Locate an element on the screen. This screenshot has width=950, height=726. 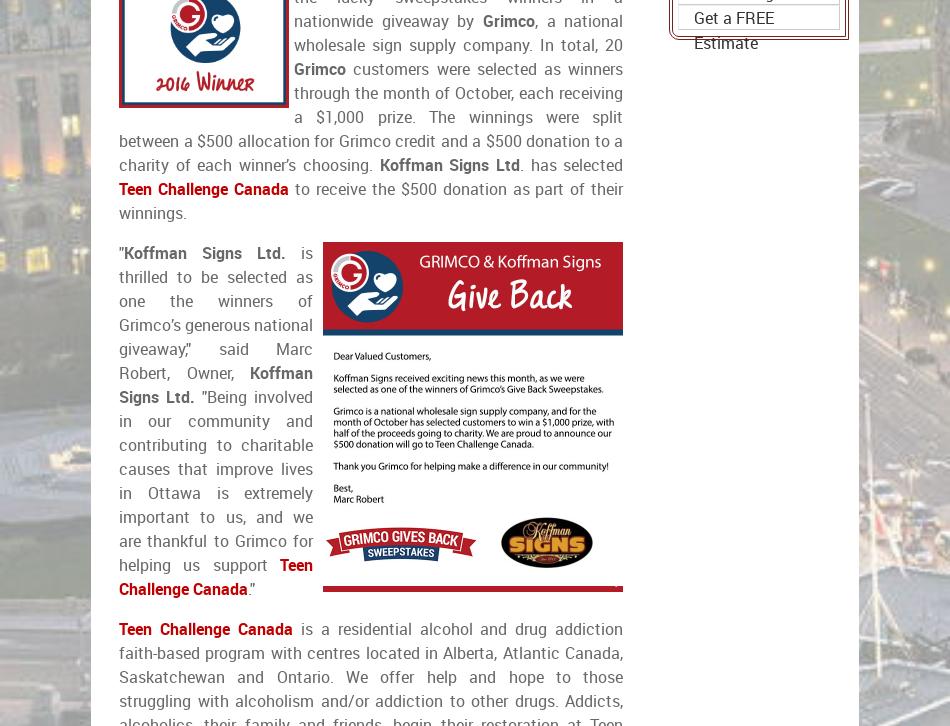
'"' is located at coordinates (121, 252).